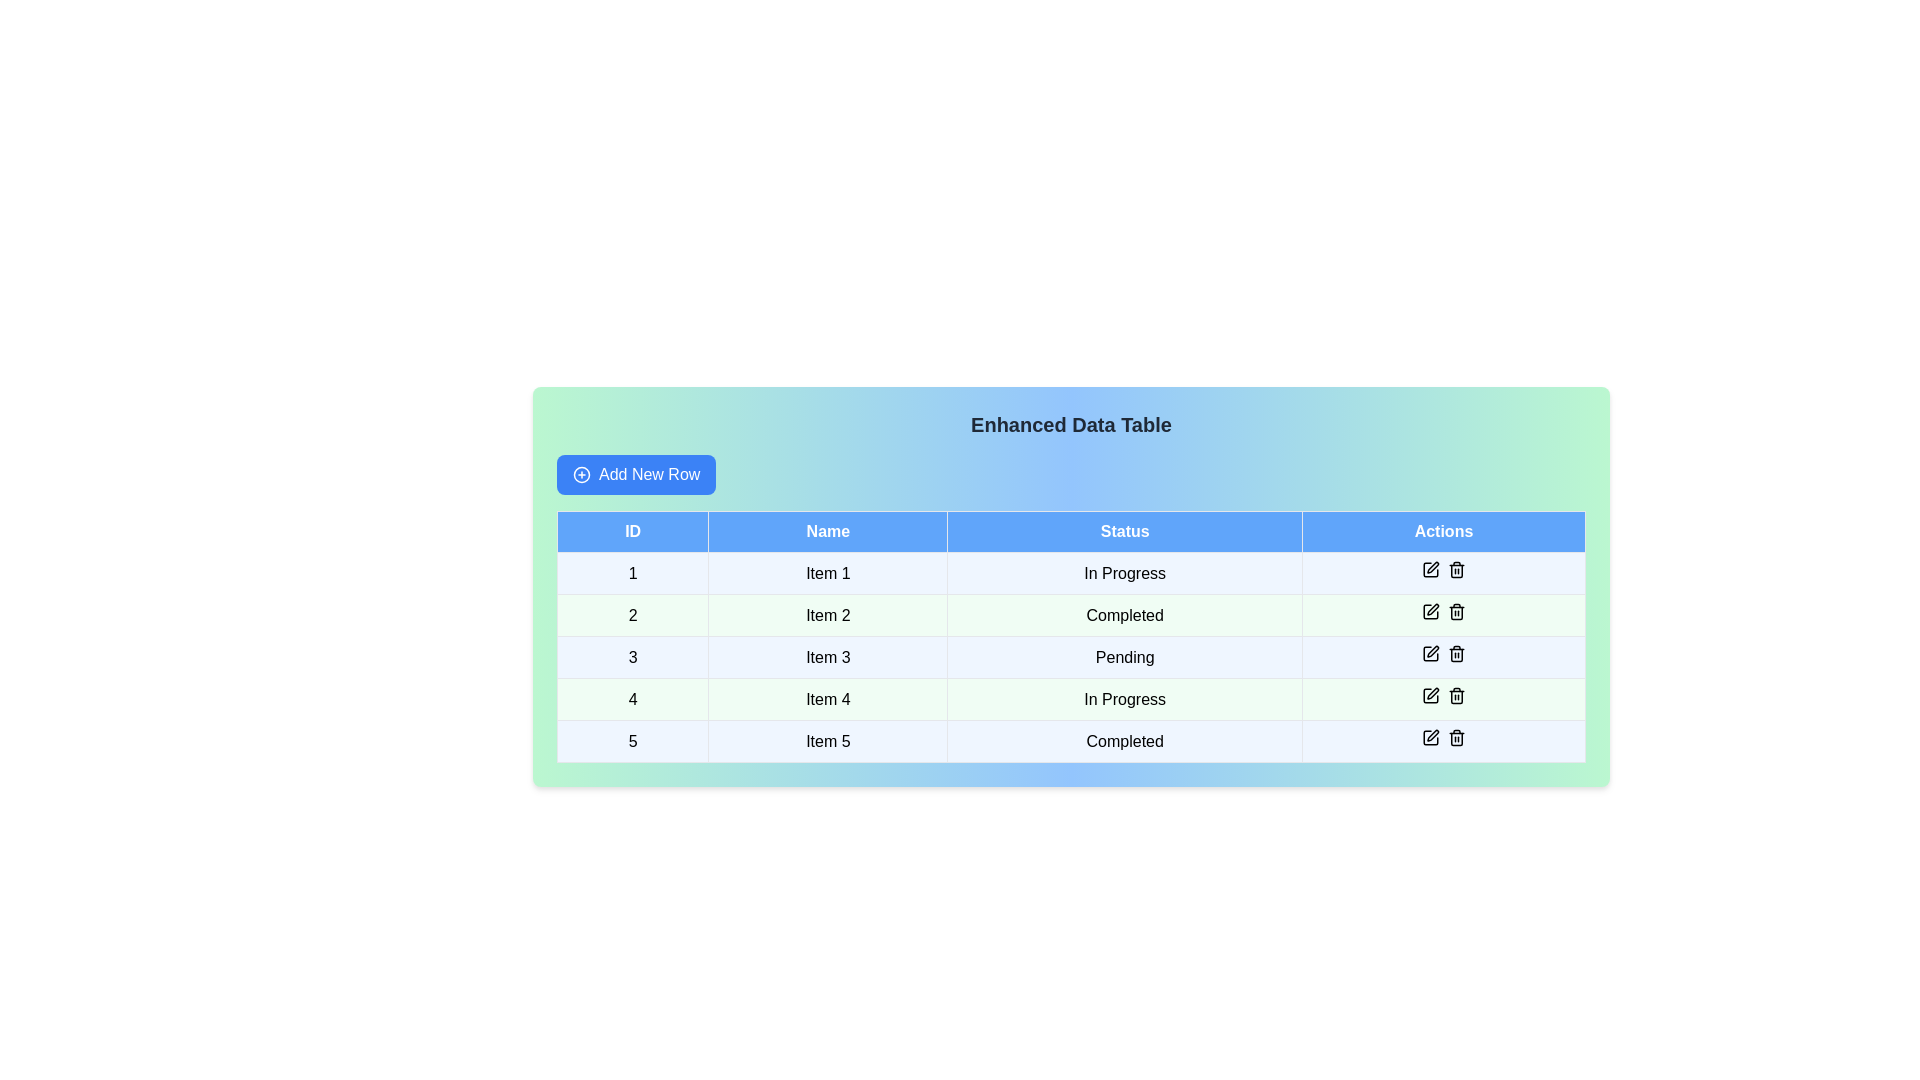  I want to click on the edit icon button located in the 'Actions' column of the table for 'Item 2', so click(1432, 567).